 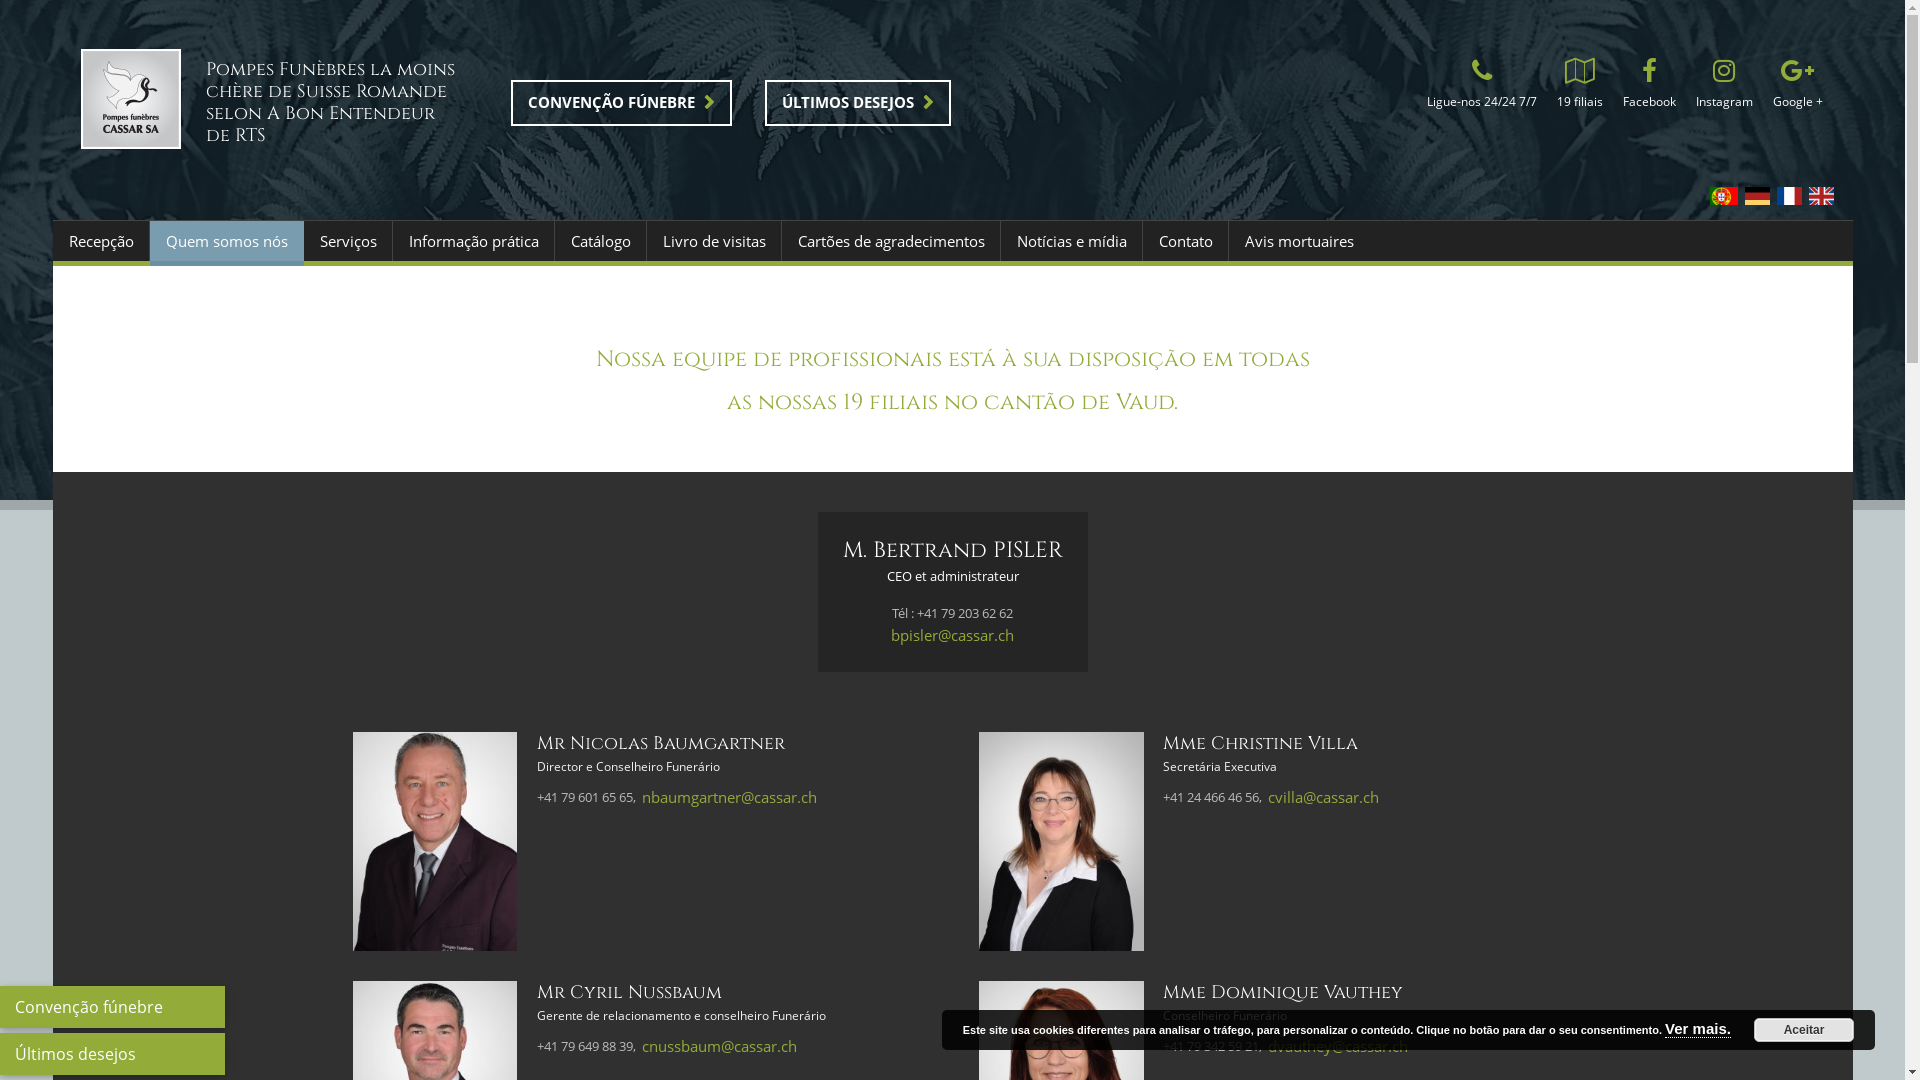 What do you see at coordinates (1820, 196) in the screenshot?
I see `'English'` at bounding box center [1820, 196].